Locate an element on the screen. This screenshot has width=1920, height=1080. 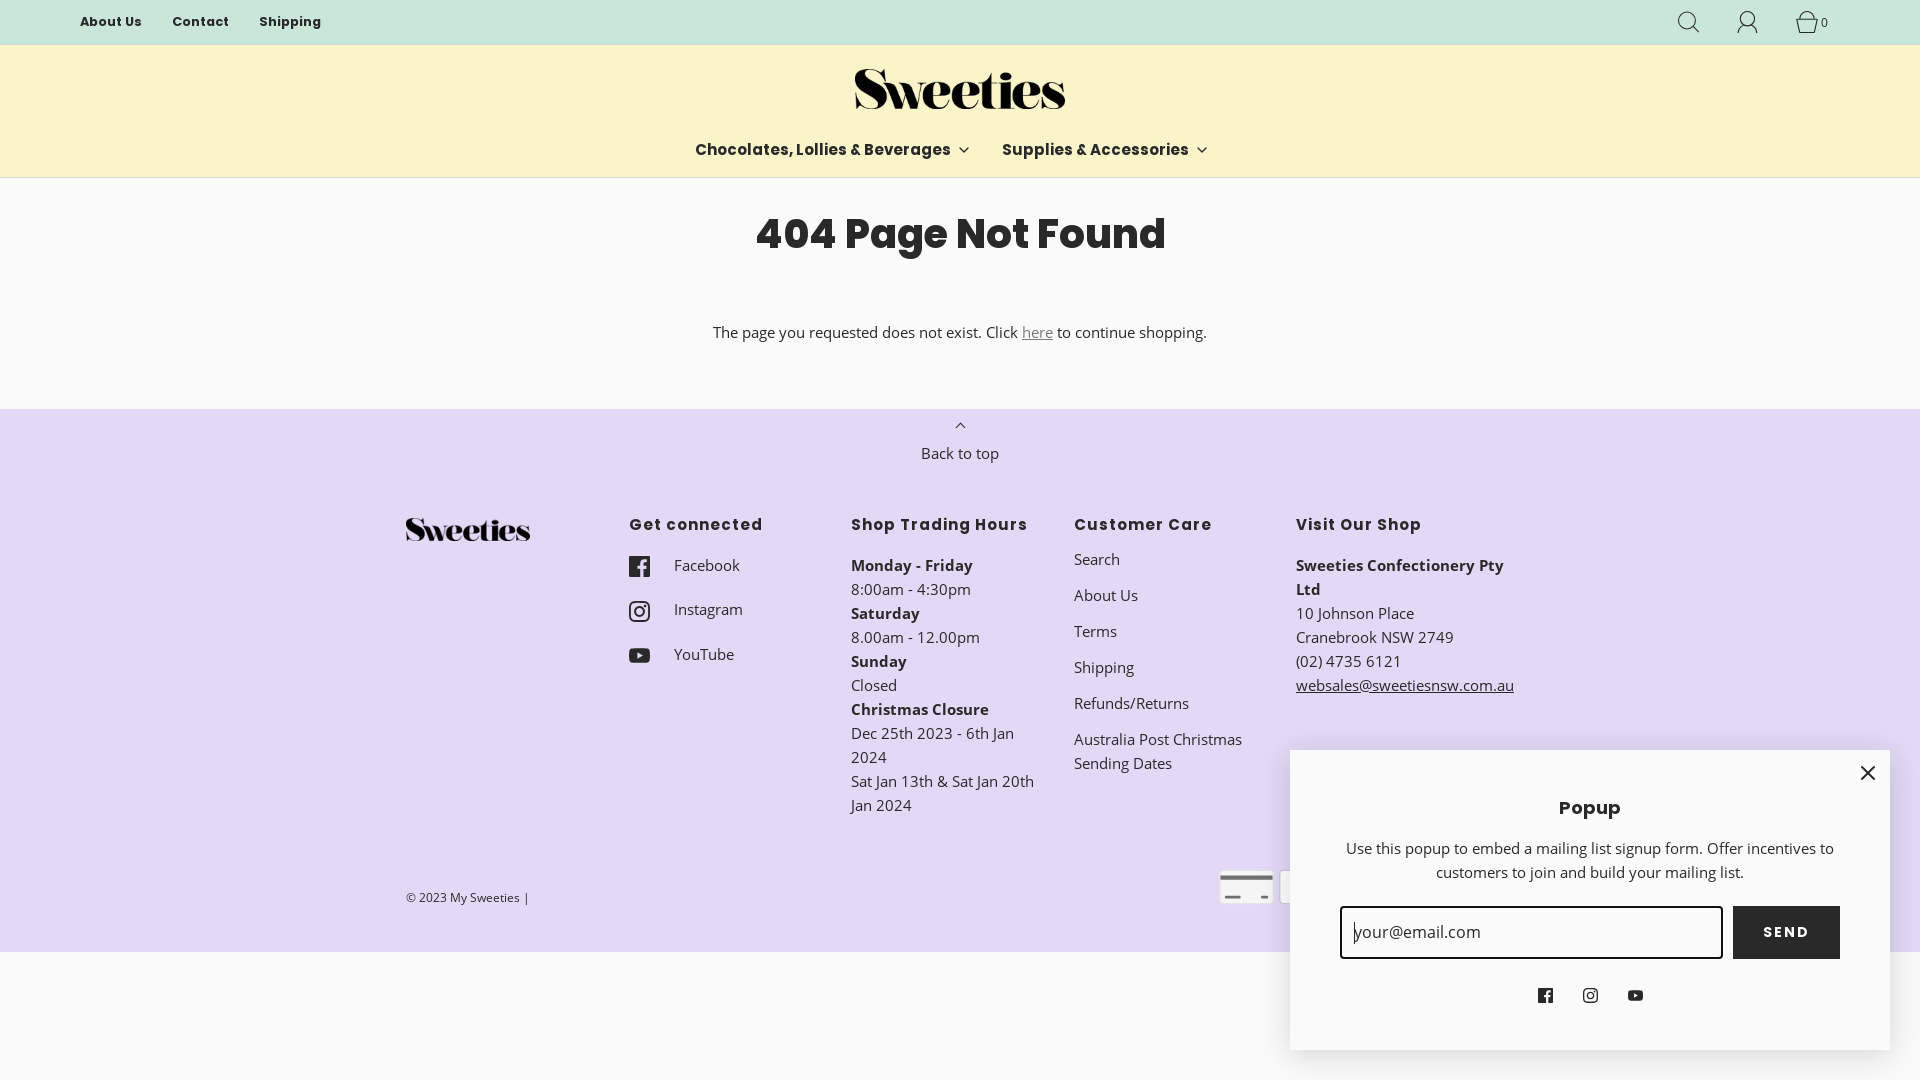
'SEND' is located at coordinates (1786, 933).